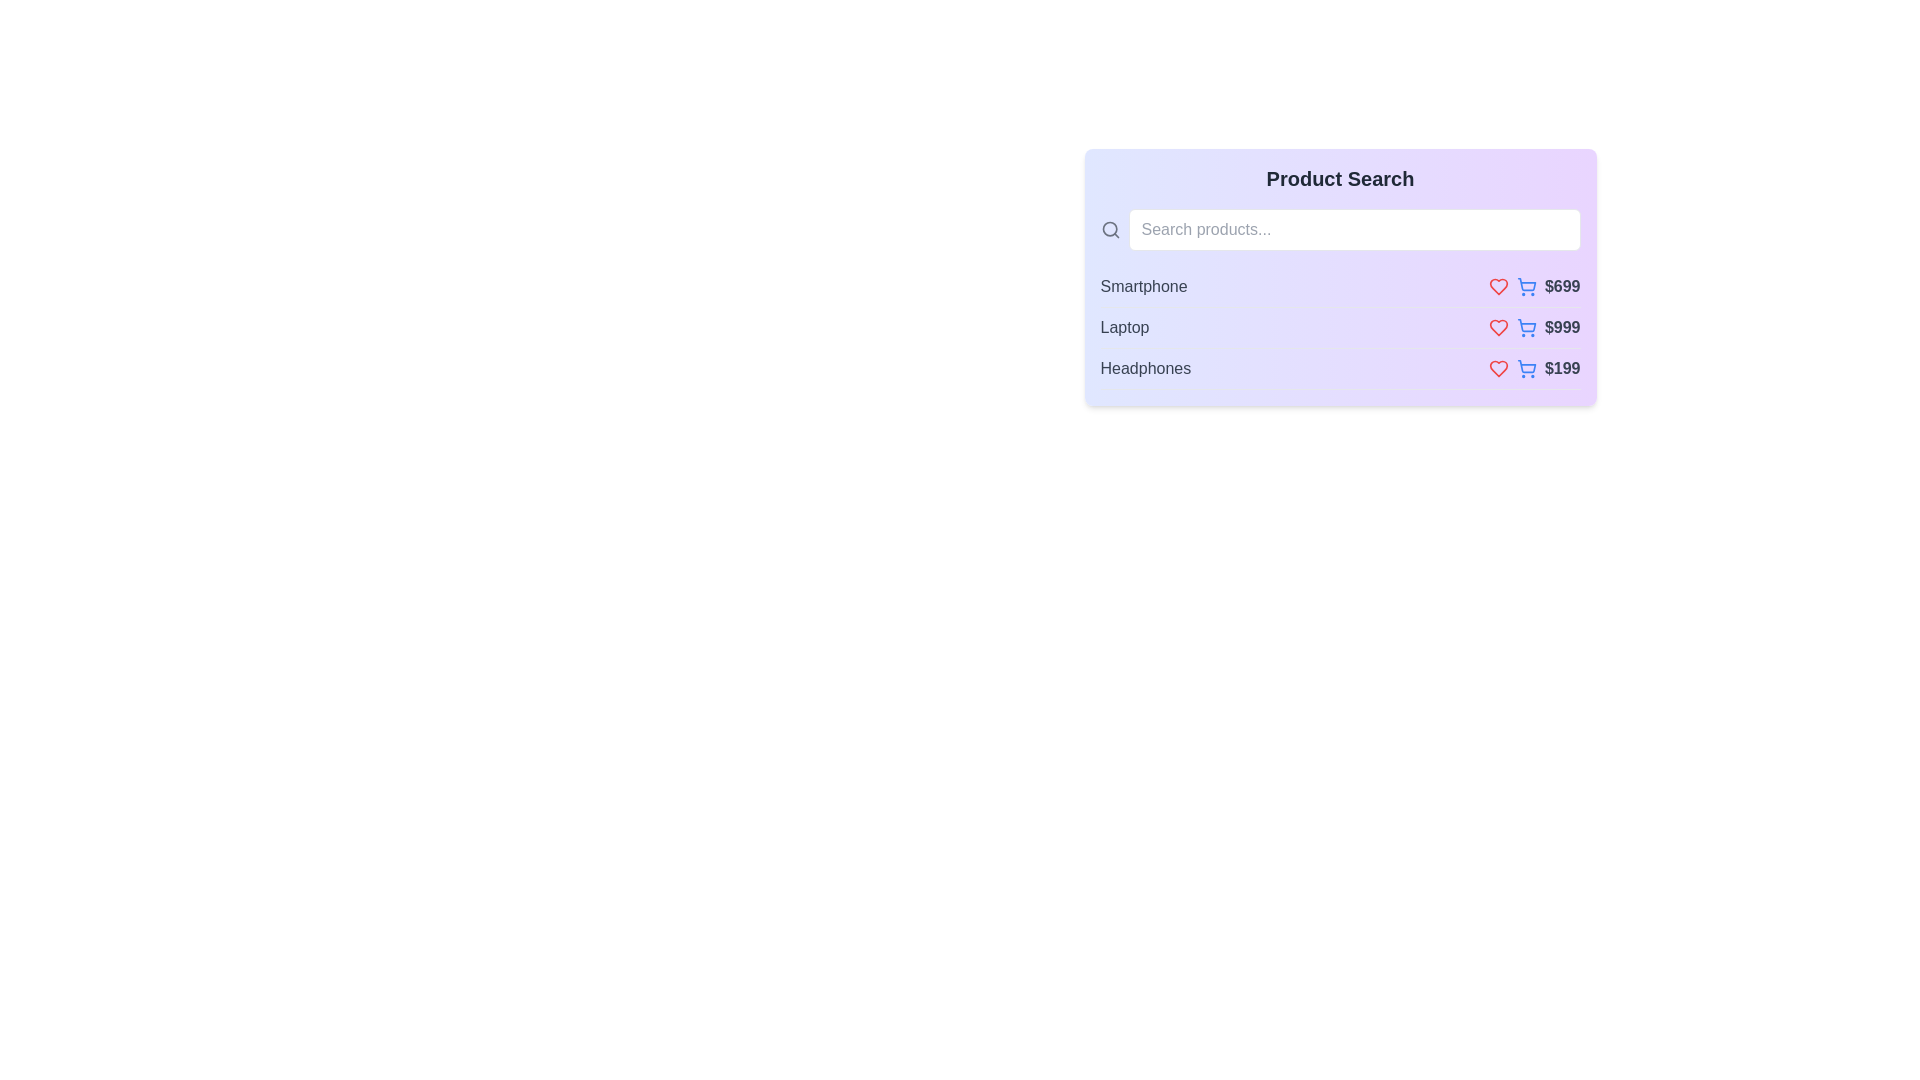 The height and width of the screenshot is (1080, 1920). Describe the element at coordinates (1525, 284) in the screenshot. I see `the shopping cart icon located to the right of the product name and heart icon` at that location.